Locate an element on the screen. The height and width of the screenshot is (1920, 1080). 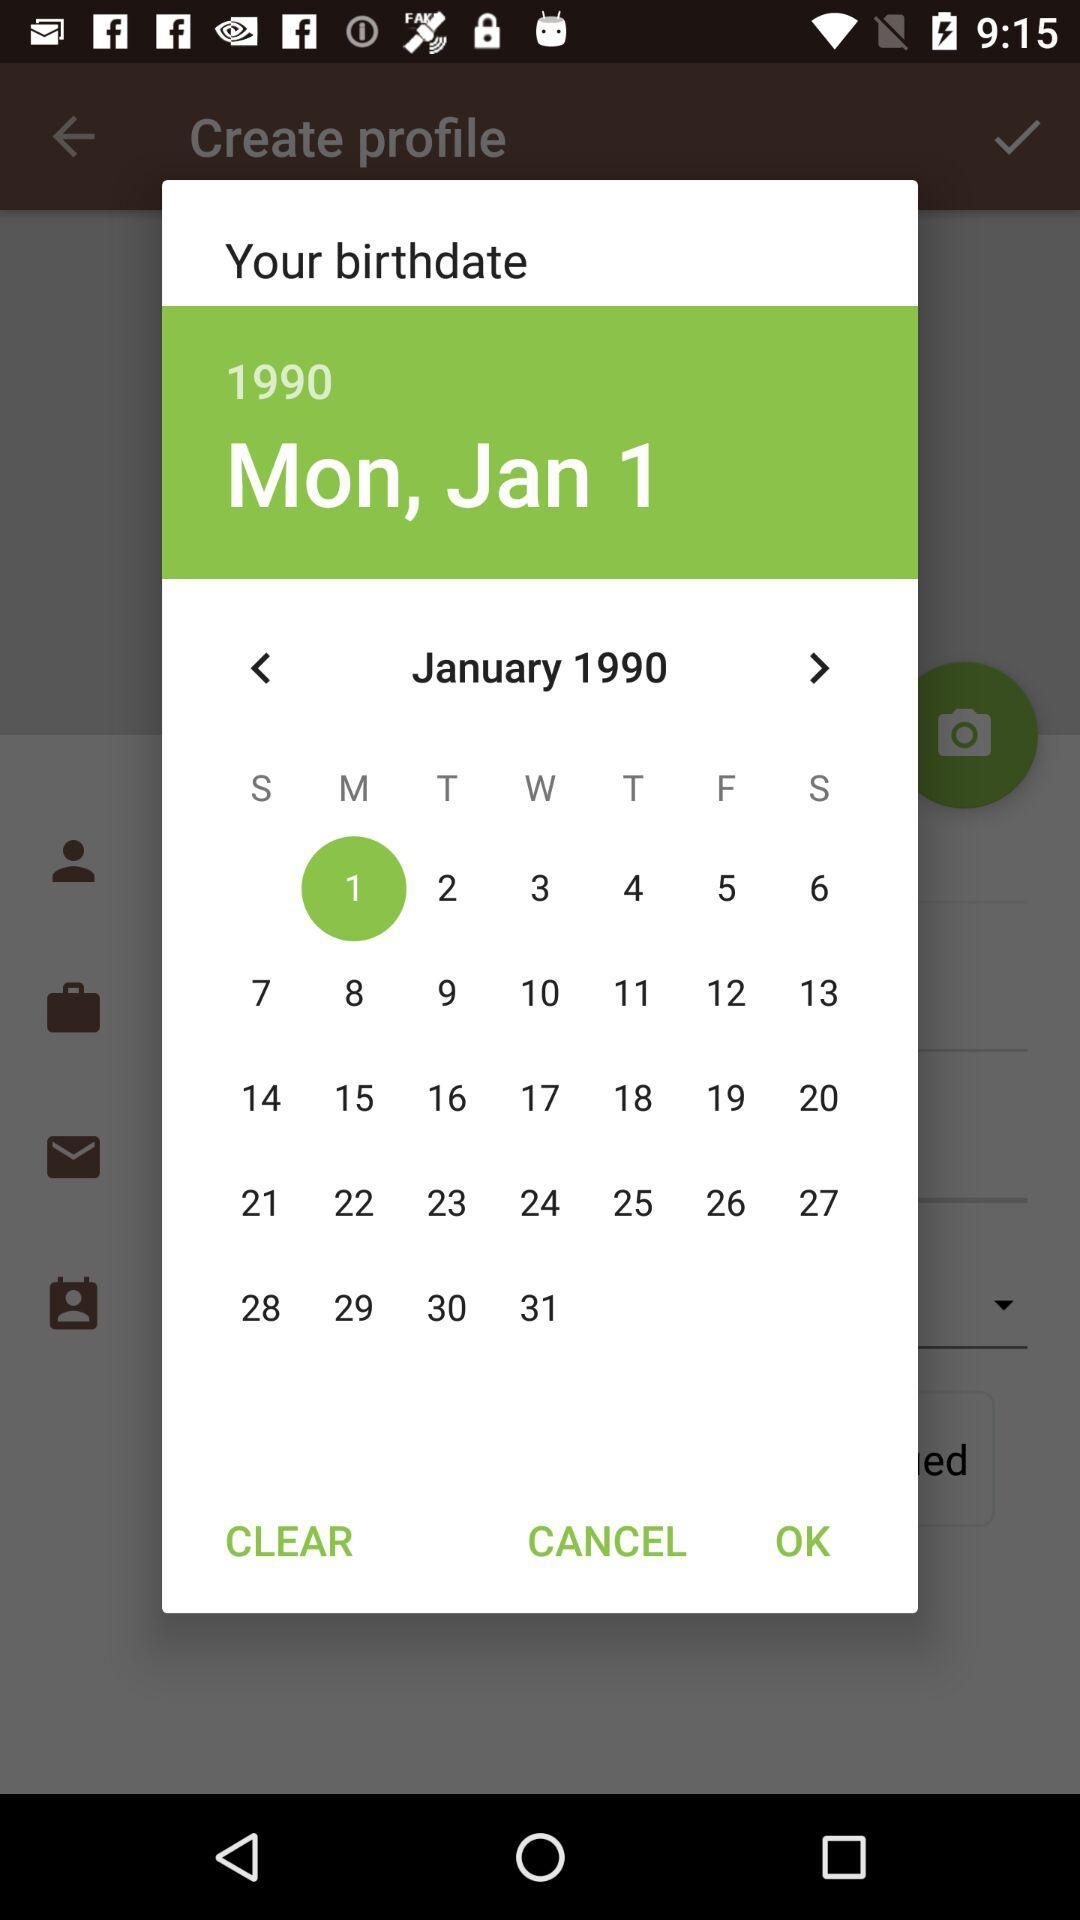
the item to the right of clear is located at coordinates (606, 1538).